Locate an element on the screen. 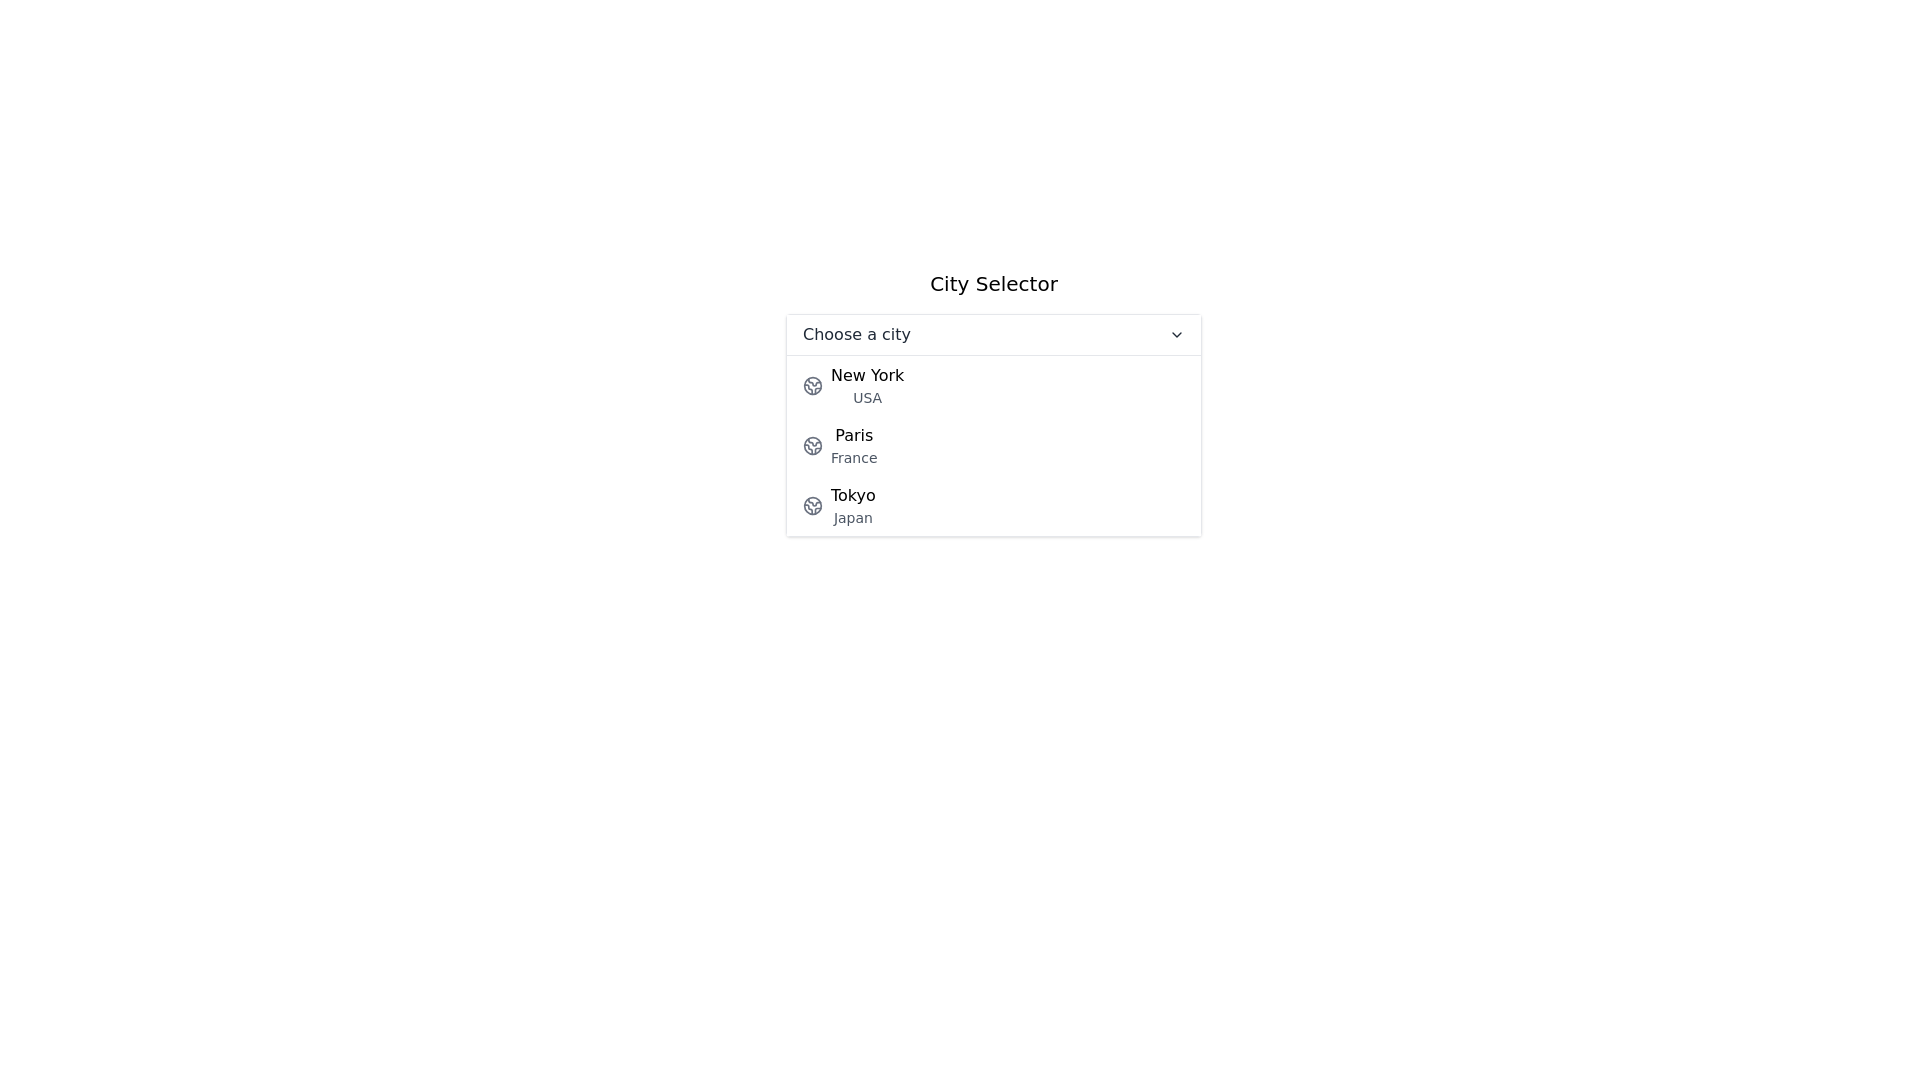 Image resolution: width=1920 pixels, height=1080 pixels. the terrestrial globe icon representing the location option for 'Paris' in the dropdown list, which is located below 'New York' and above 'Tokyo' is located at coordinates (812, 445).